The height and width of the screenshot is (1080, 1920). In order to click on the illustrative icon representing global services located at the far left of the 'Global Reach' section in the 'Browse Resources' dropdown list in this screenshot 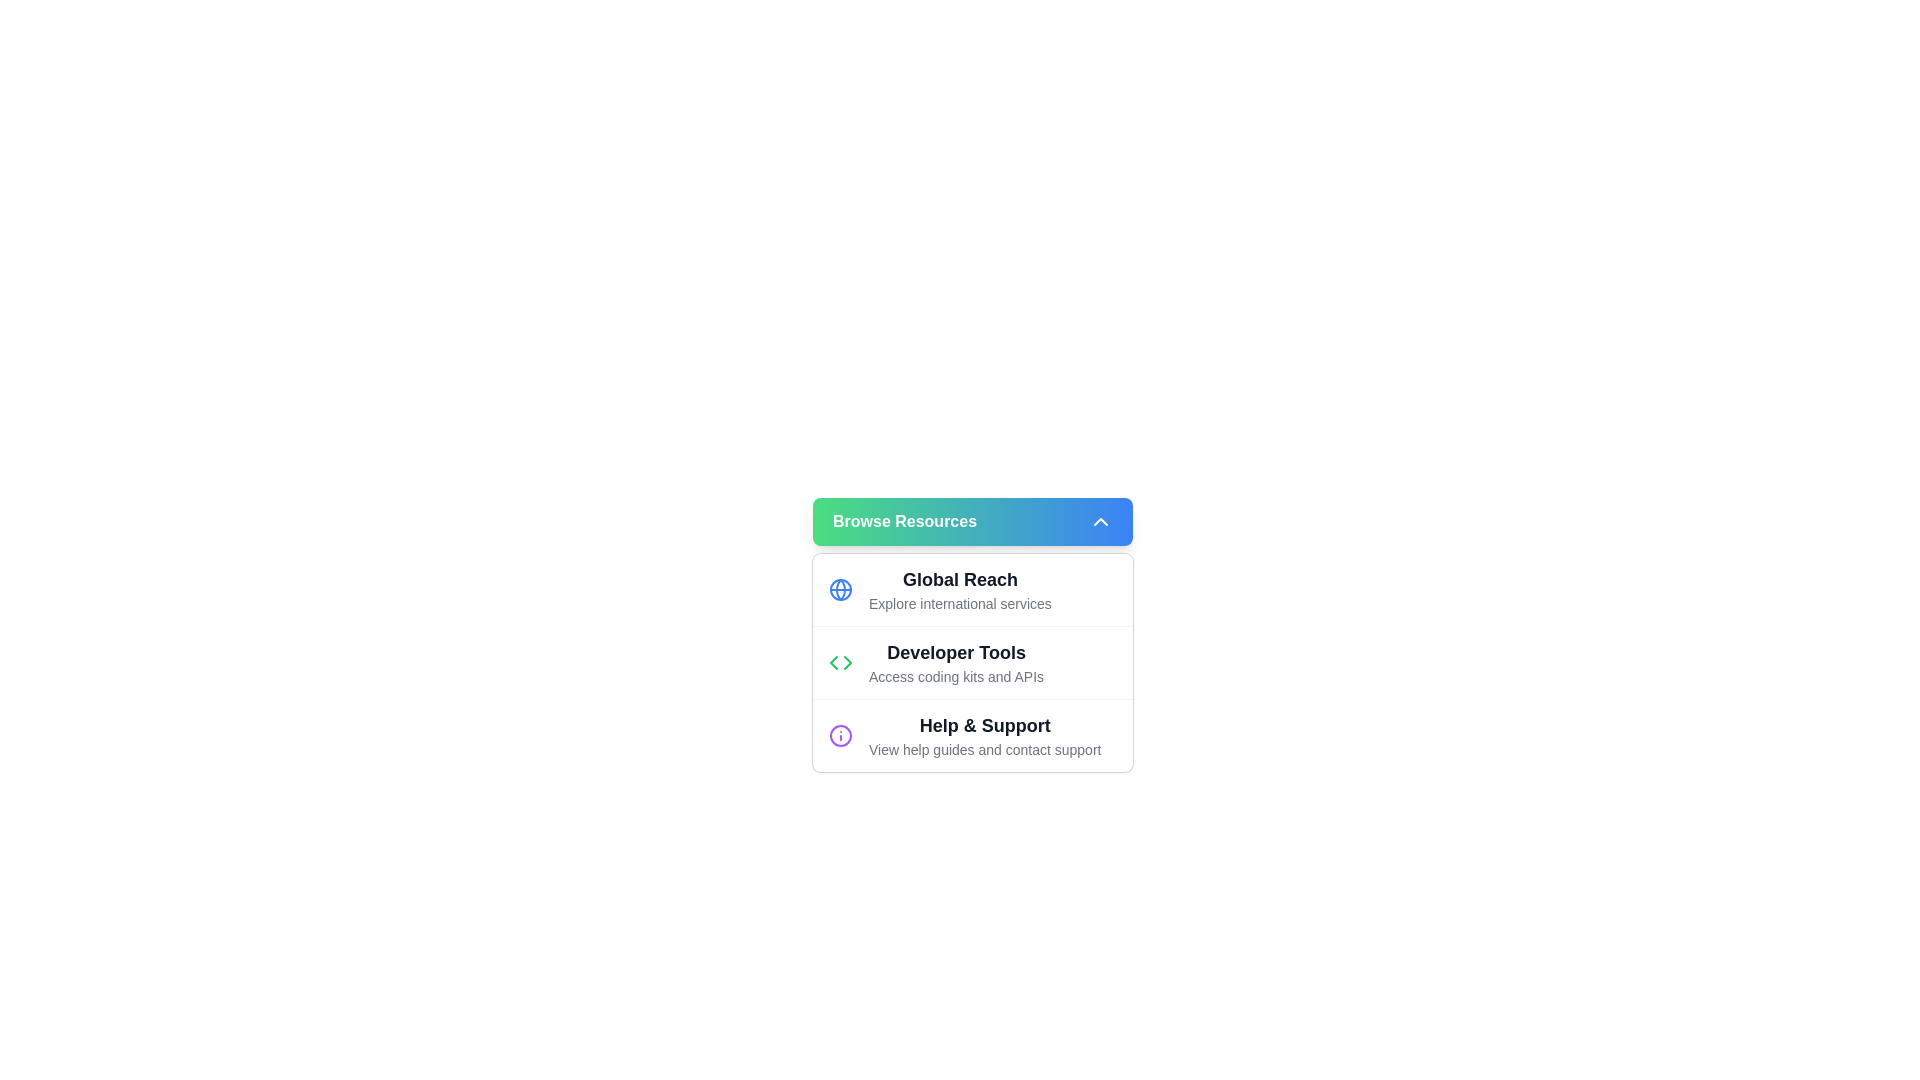, I will do `click(840, 589)`.